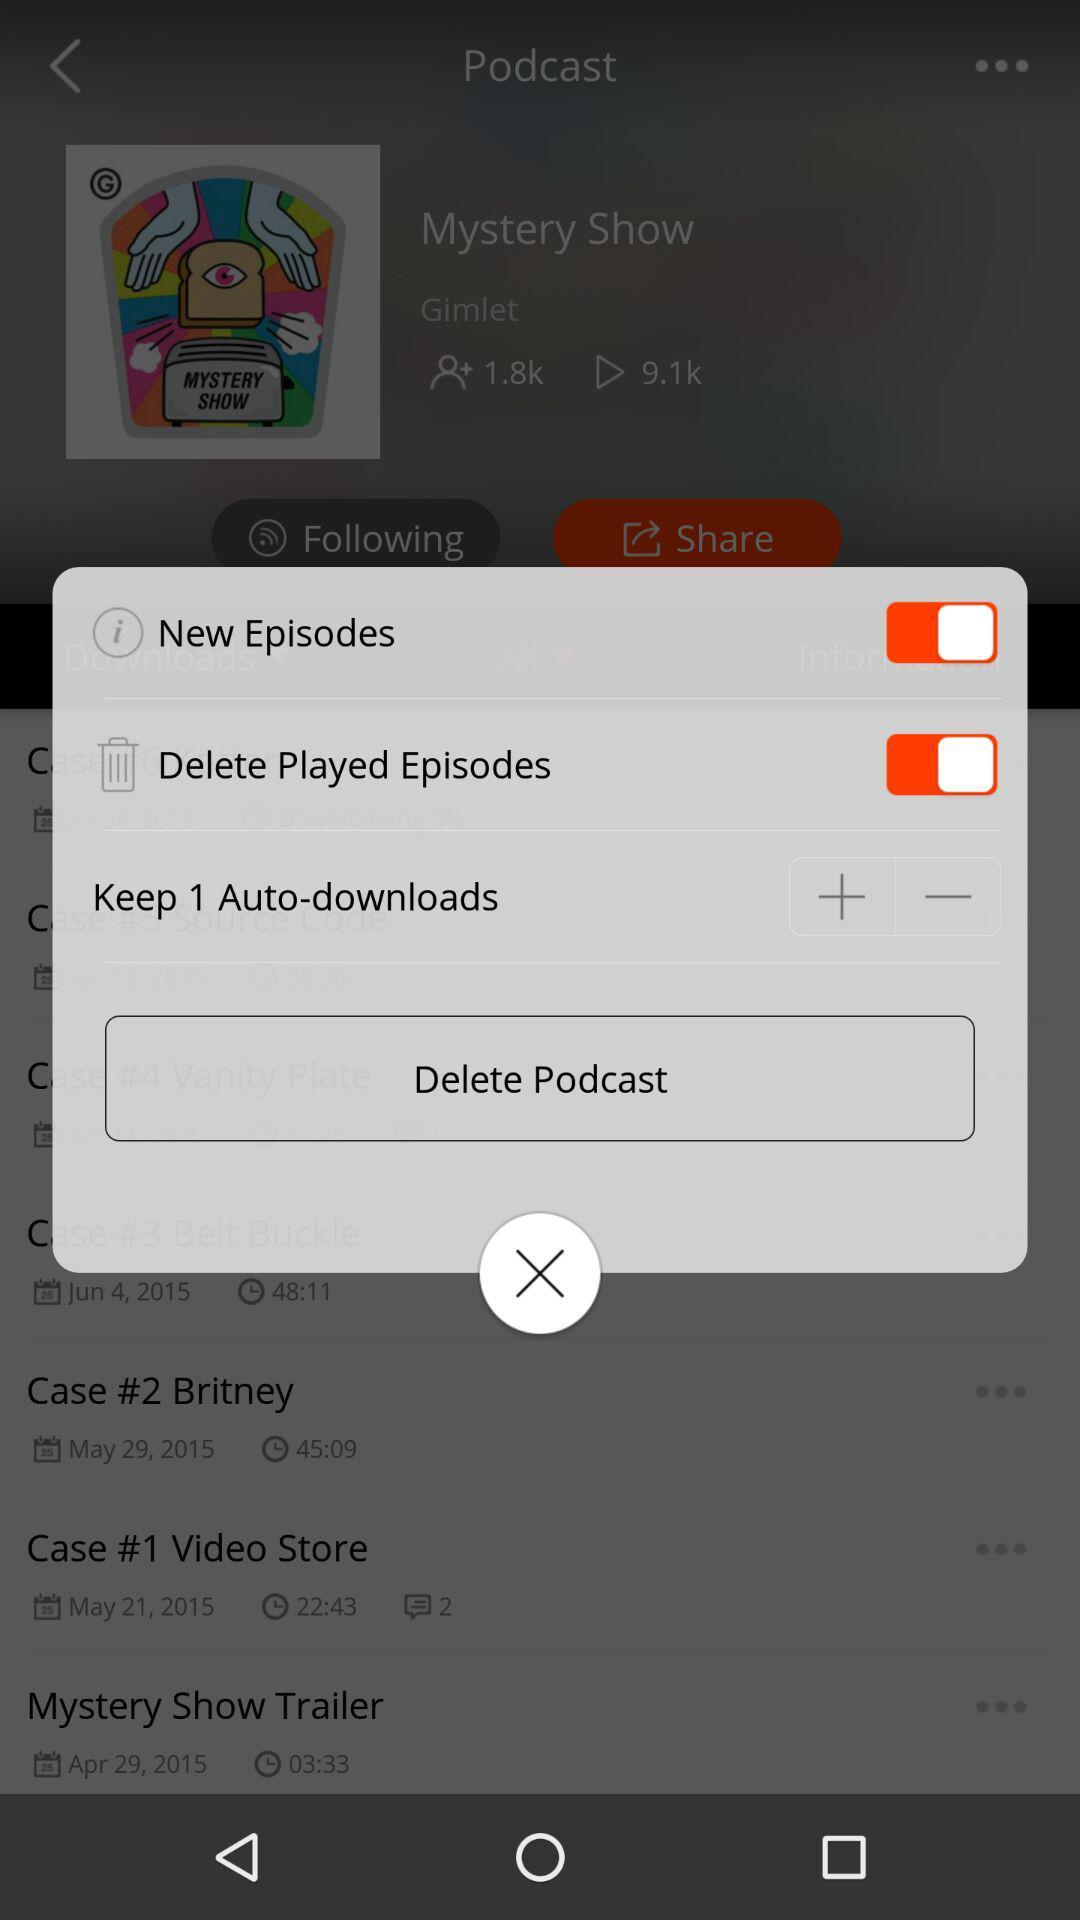 The height and width of the screenshot is (1920, 1080). What do you see at coordinates (841, 895) in the screenshot?
I see `the add icon` at bounding box center [841, 895].